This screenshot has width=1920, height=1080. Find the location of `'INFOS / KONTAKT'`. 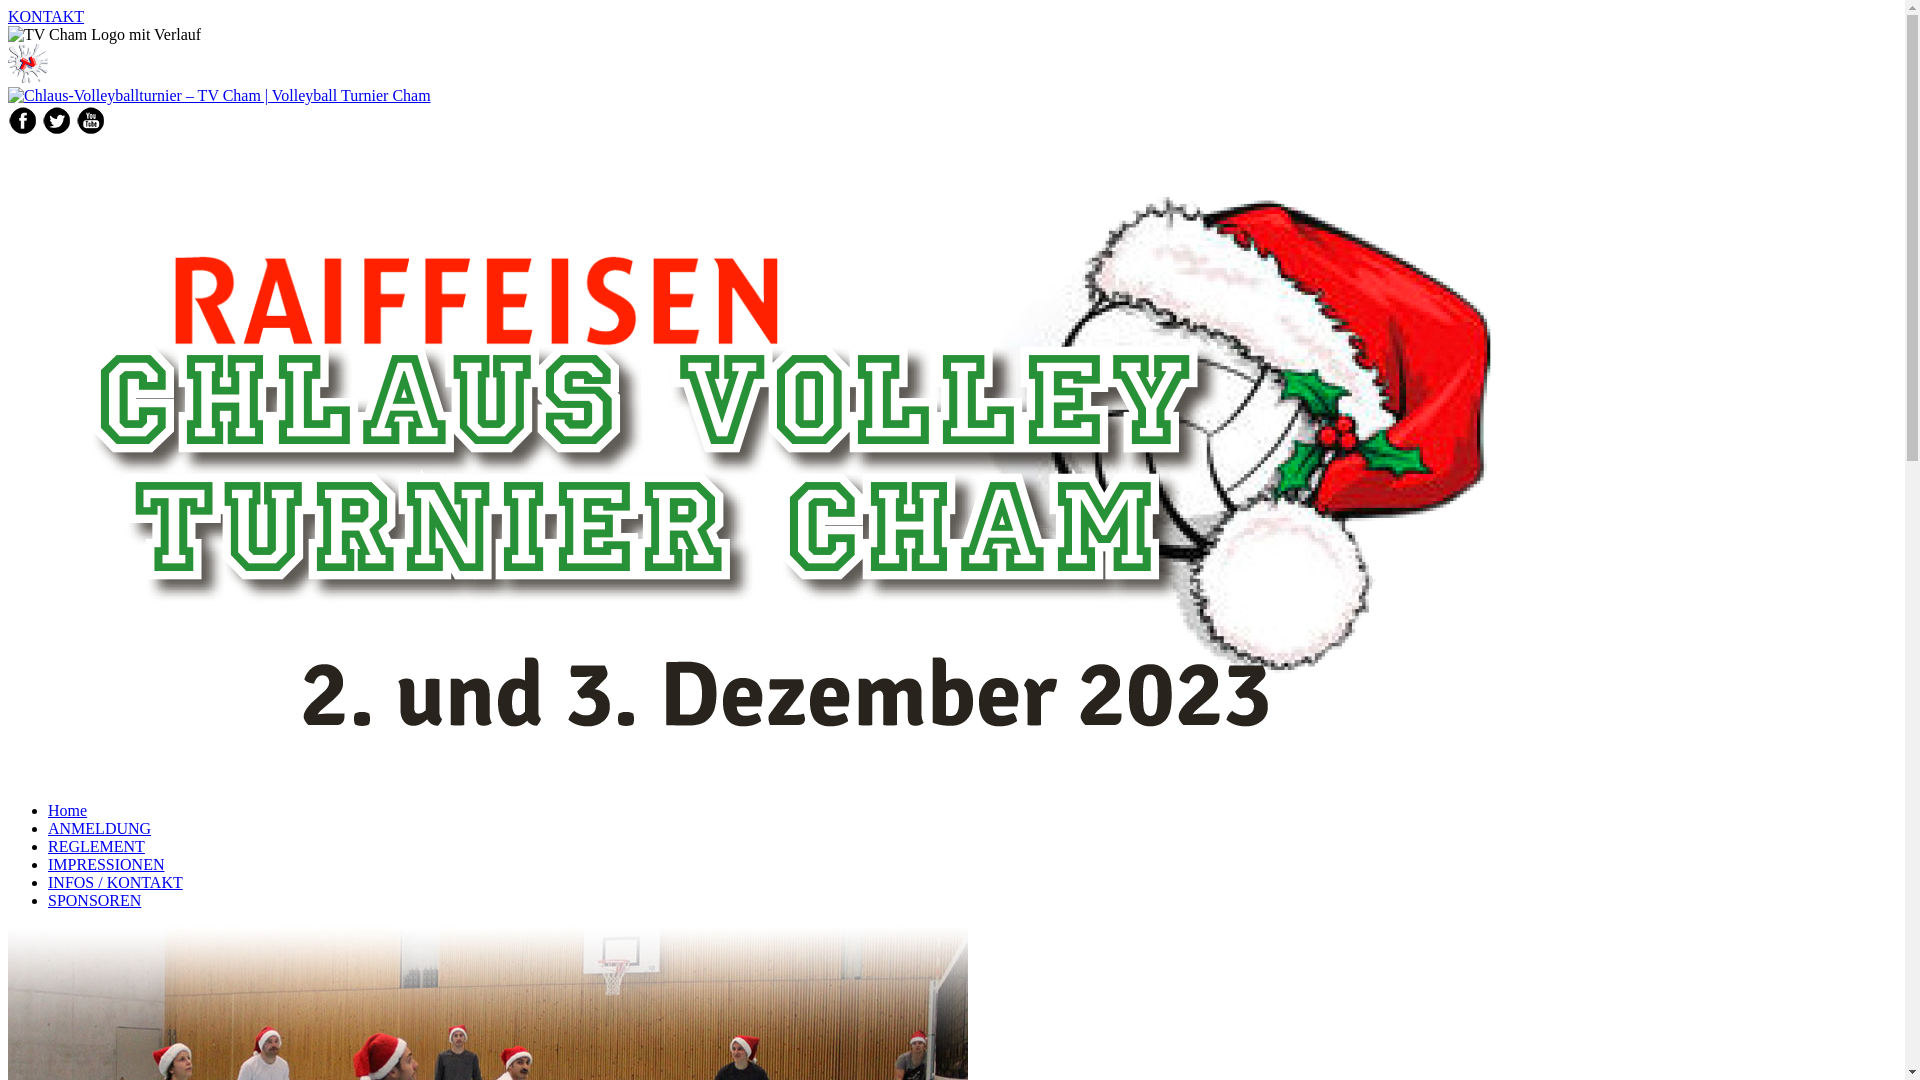

'INFOS / KONTAKT' is located at coordinates (48, 881).